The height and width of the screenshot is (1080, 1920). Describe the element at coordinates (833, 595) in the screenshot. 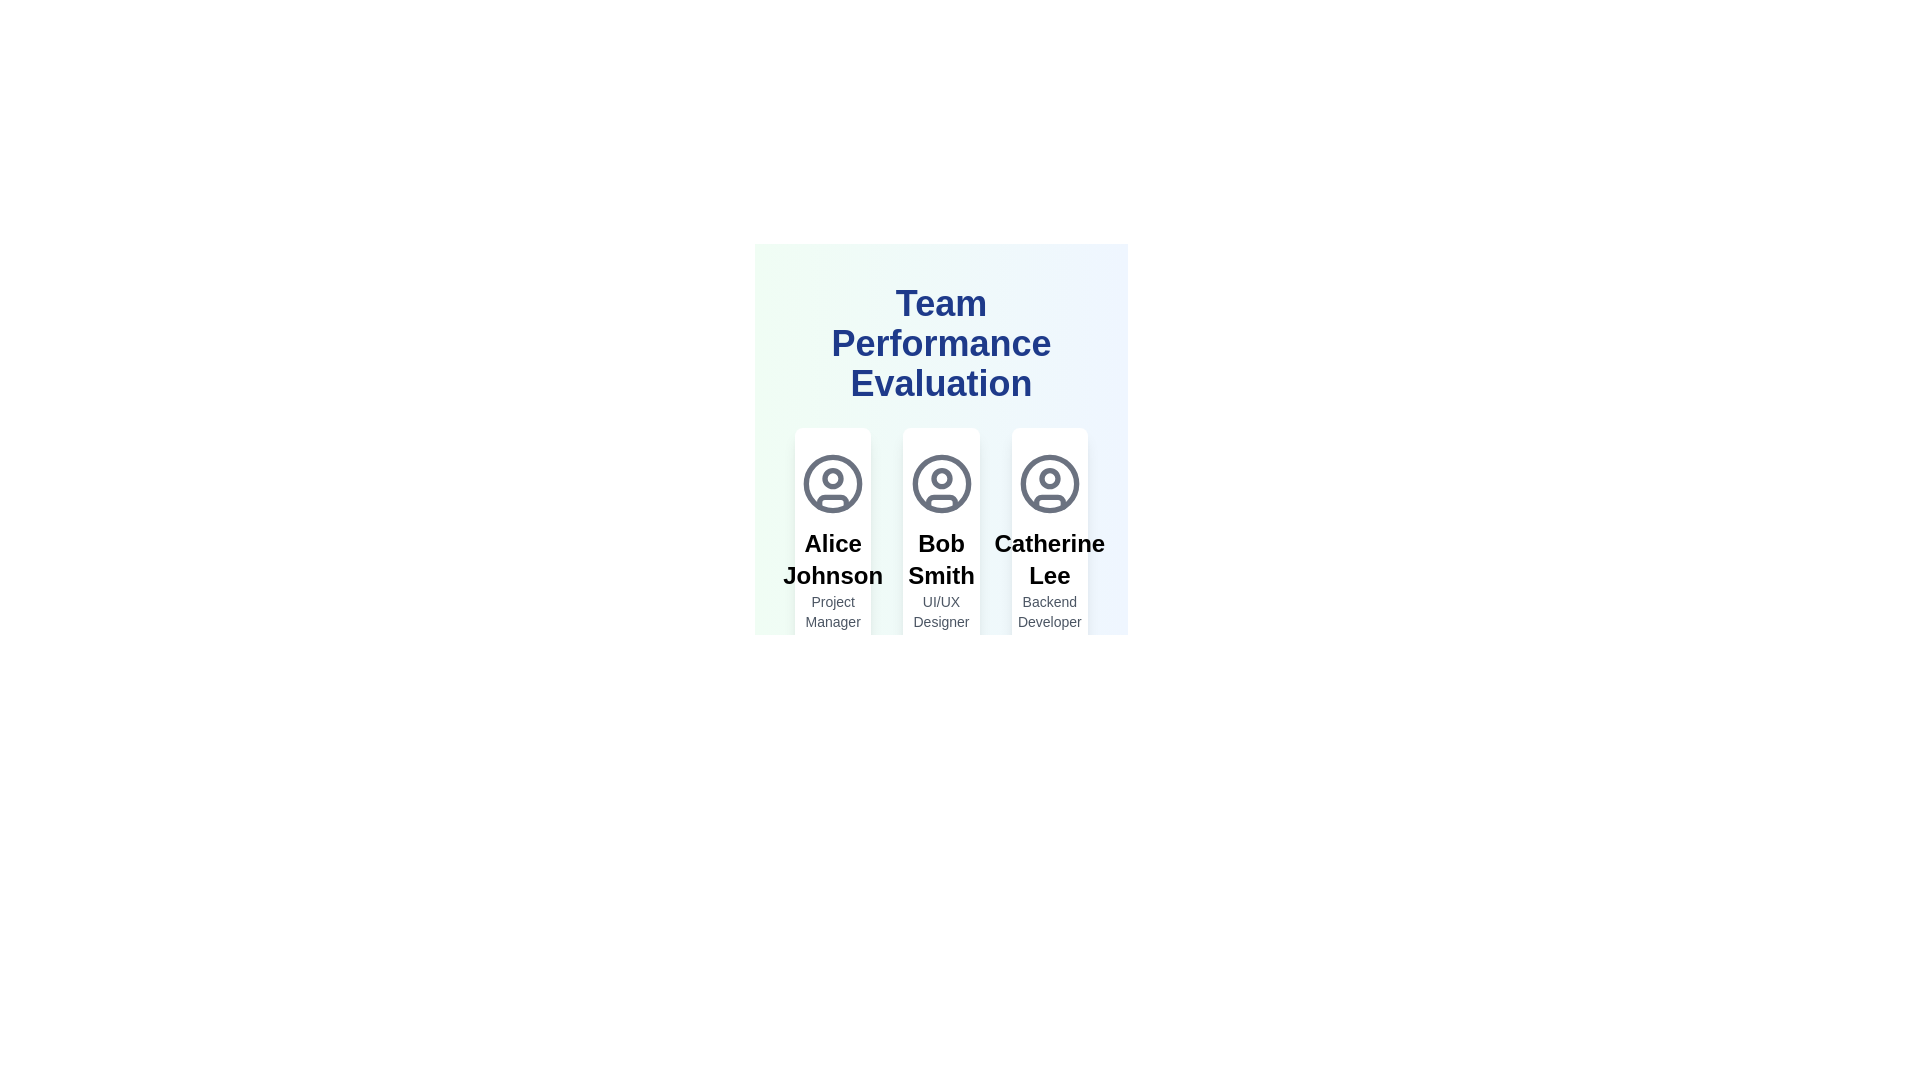

I see `the card of a team member to view their details` at that location.